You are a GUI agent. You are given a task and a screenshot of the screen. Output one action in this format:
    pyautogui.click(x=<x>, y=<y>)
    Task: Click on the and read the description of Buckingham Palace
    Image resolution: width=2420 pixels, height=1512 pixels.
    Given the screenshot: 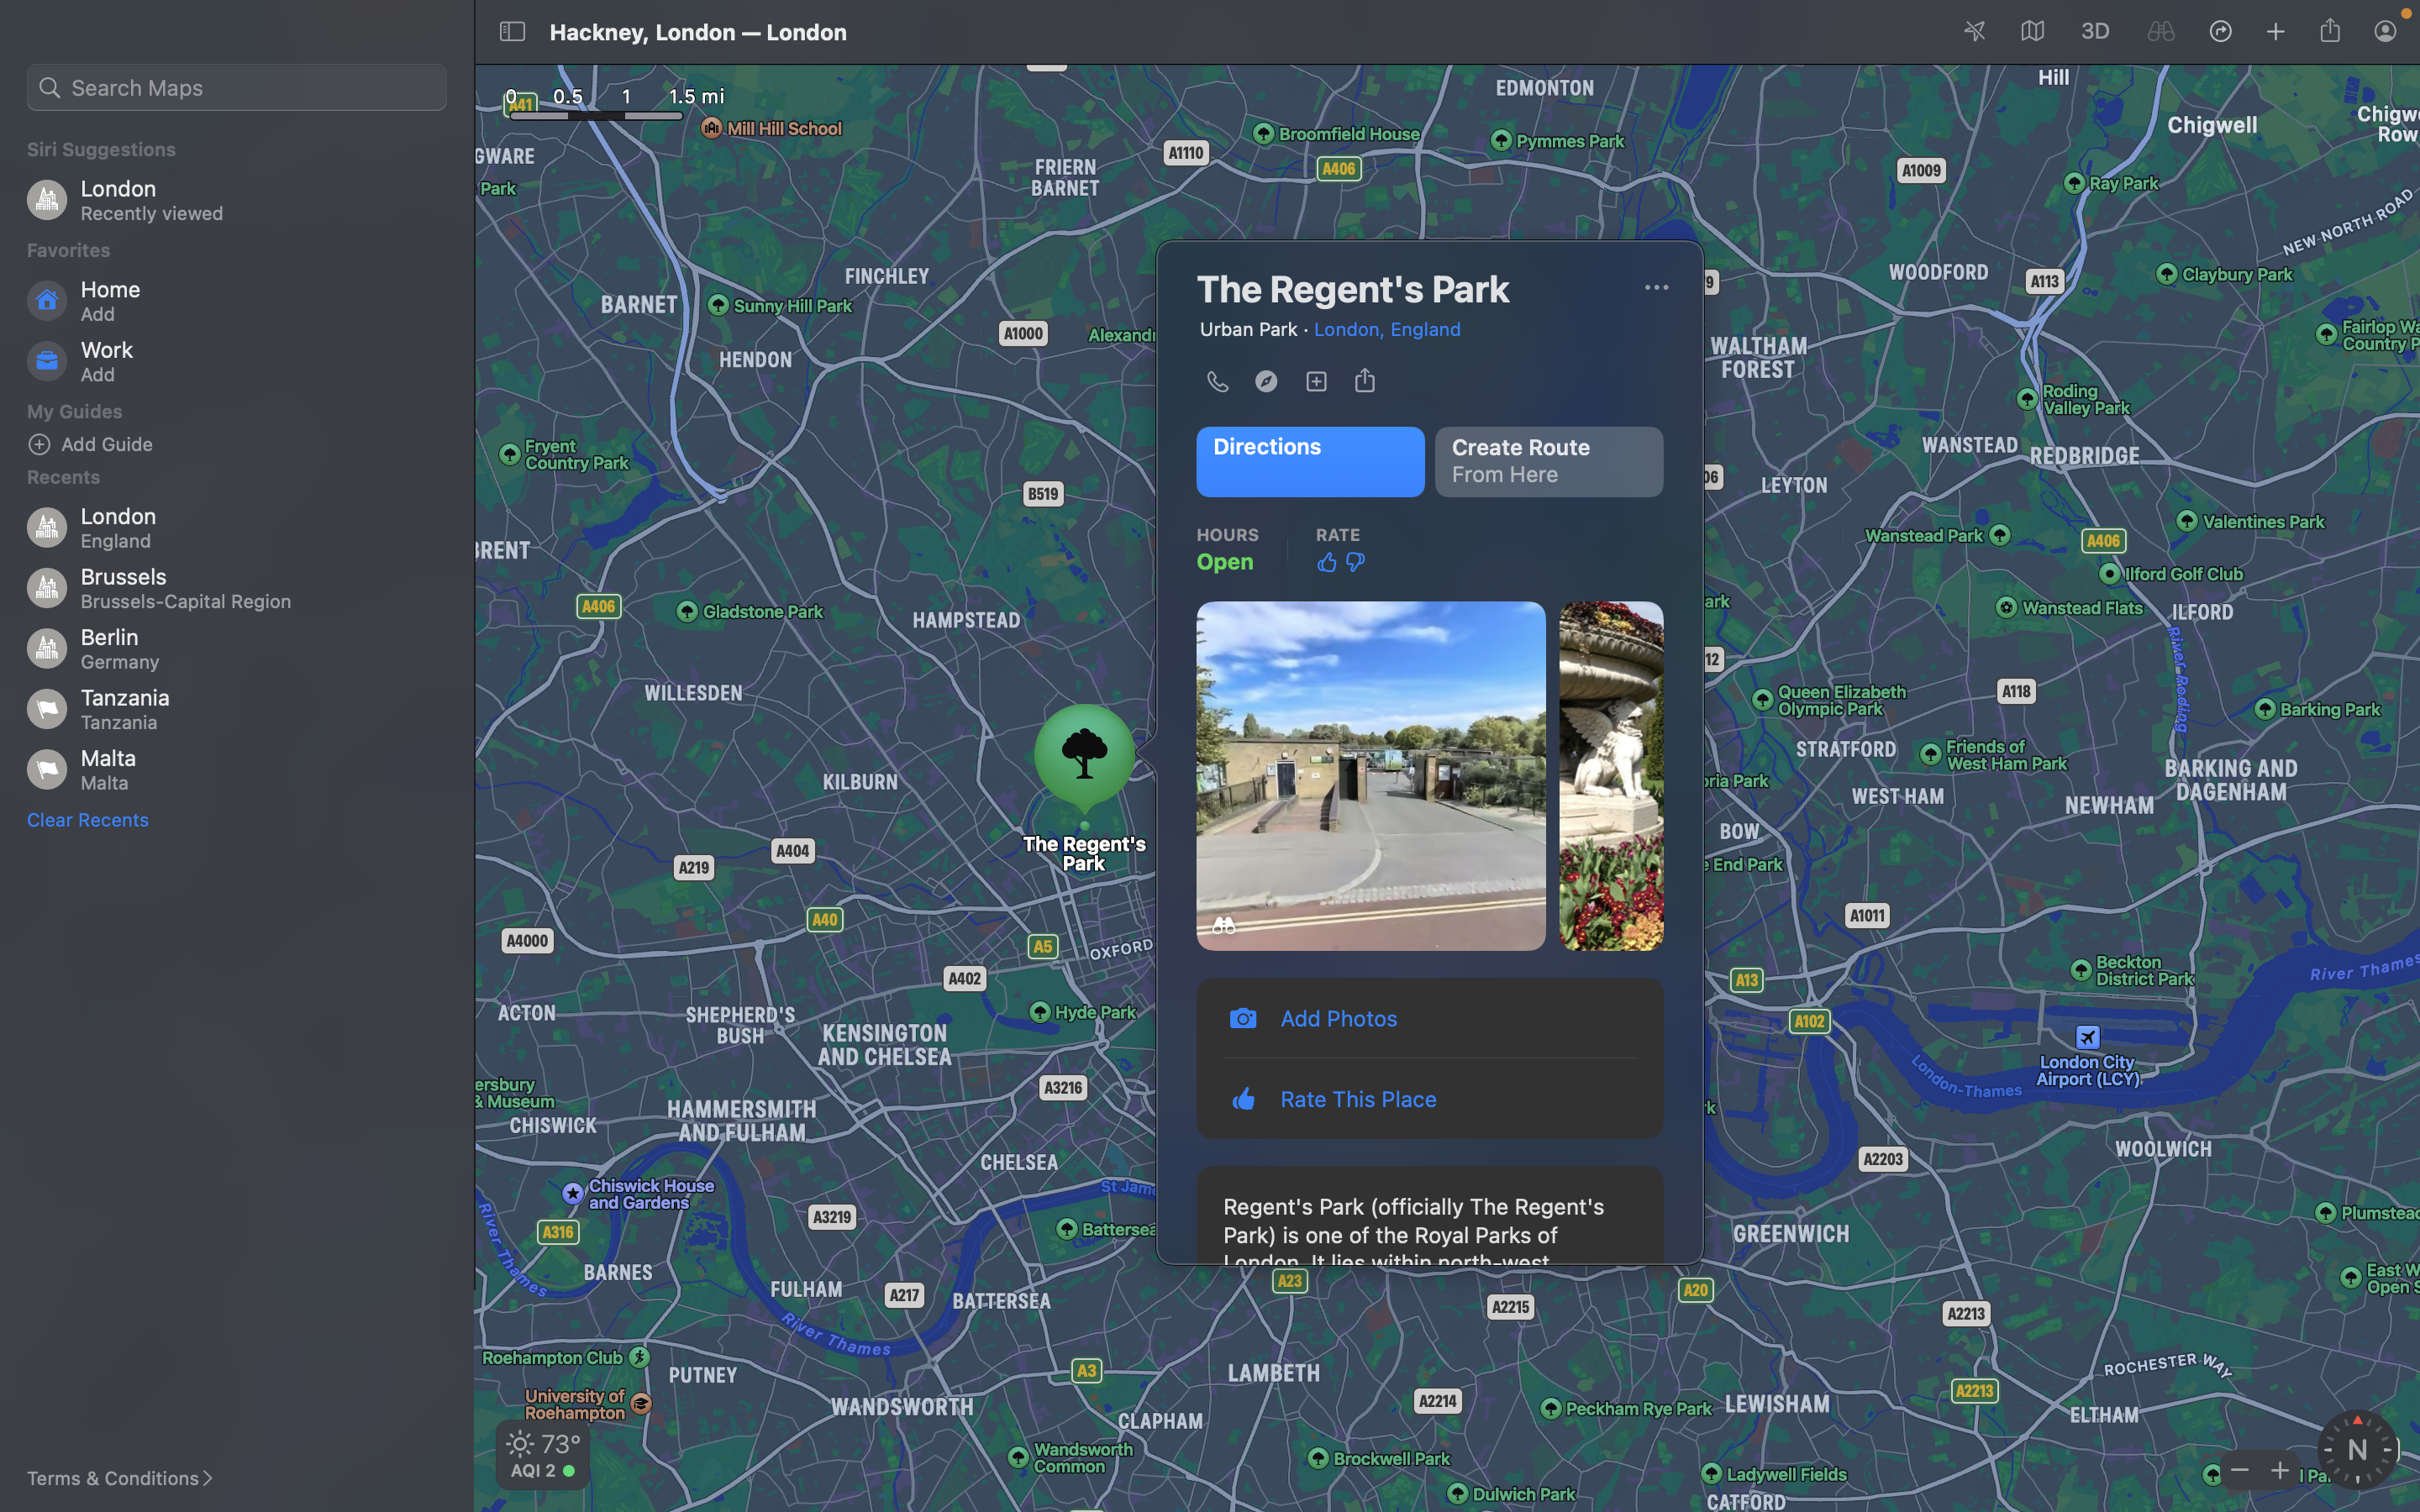 What is the action you would take?
    pyautogui.click(x=4120050, y=1411452)
    